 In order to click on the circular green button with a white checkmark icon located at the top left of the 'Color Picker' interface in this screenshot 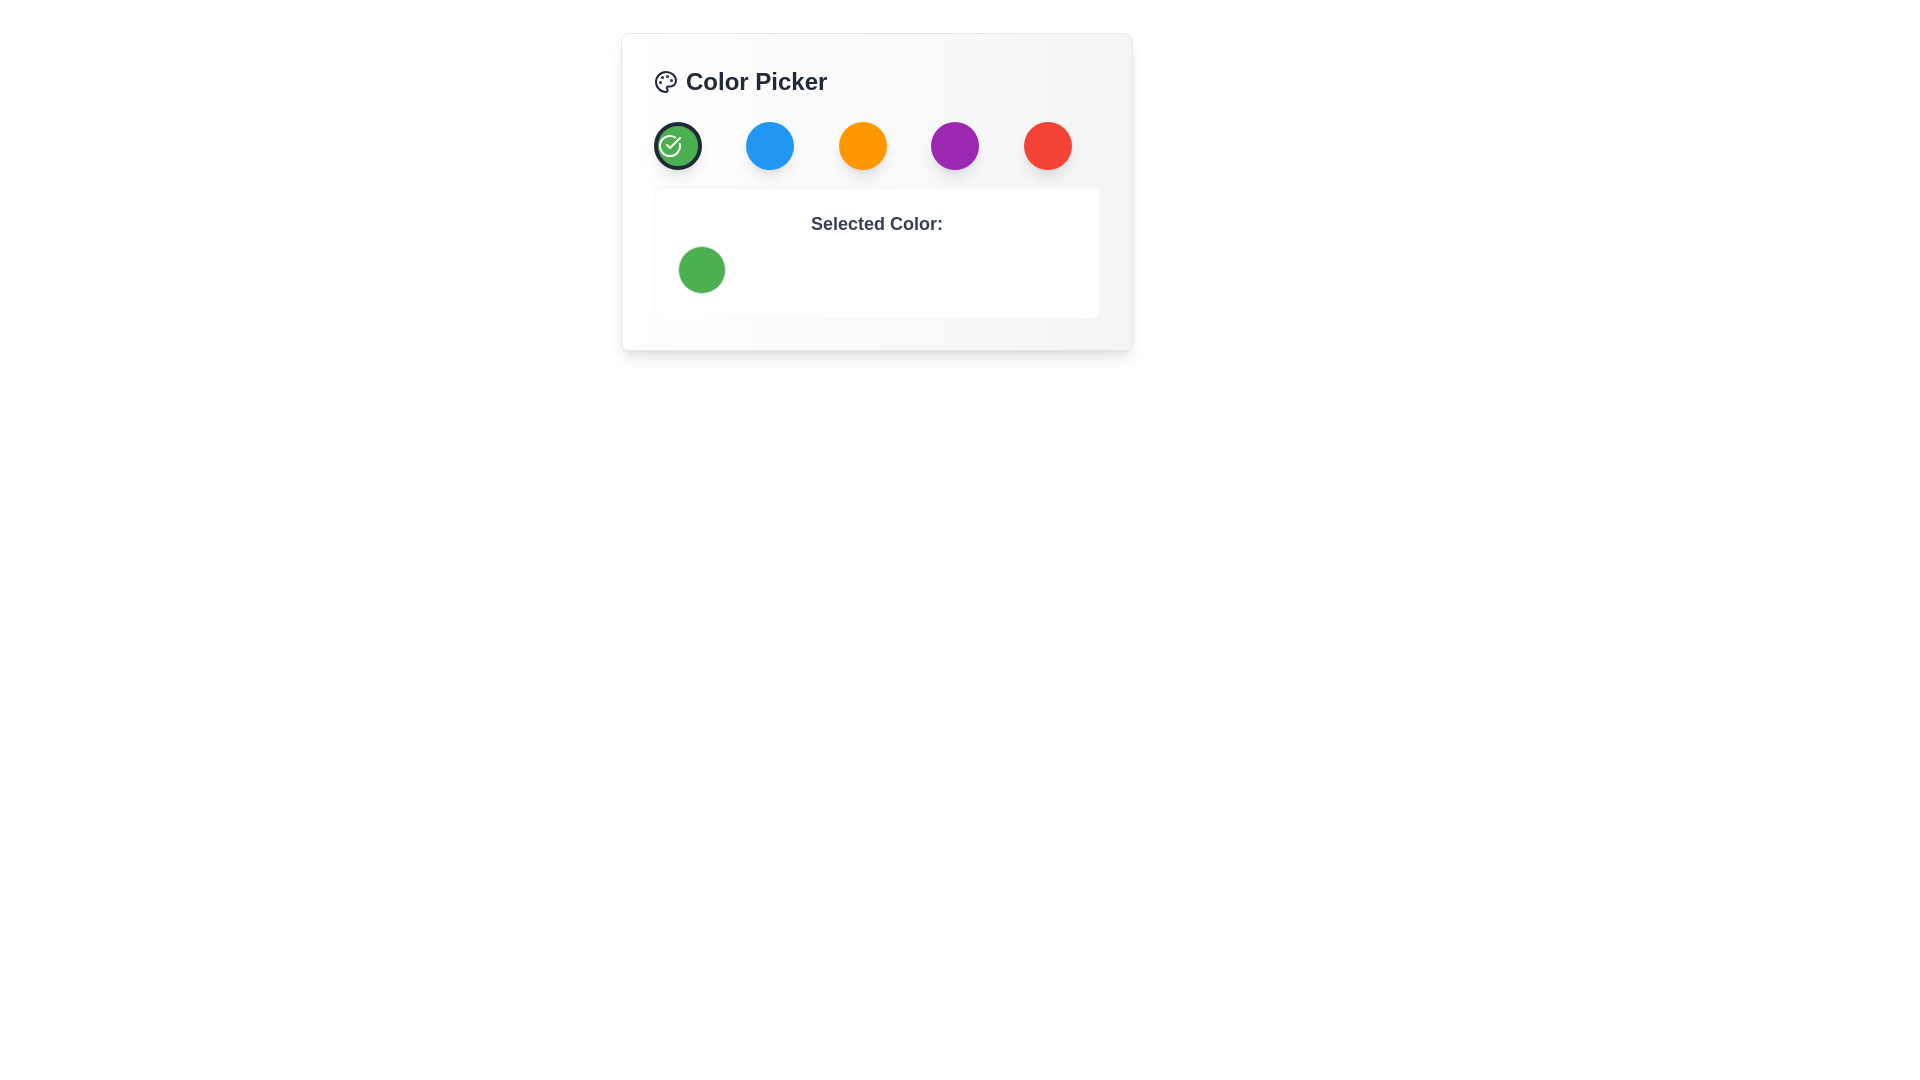, I will do `click(677, 145)`.